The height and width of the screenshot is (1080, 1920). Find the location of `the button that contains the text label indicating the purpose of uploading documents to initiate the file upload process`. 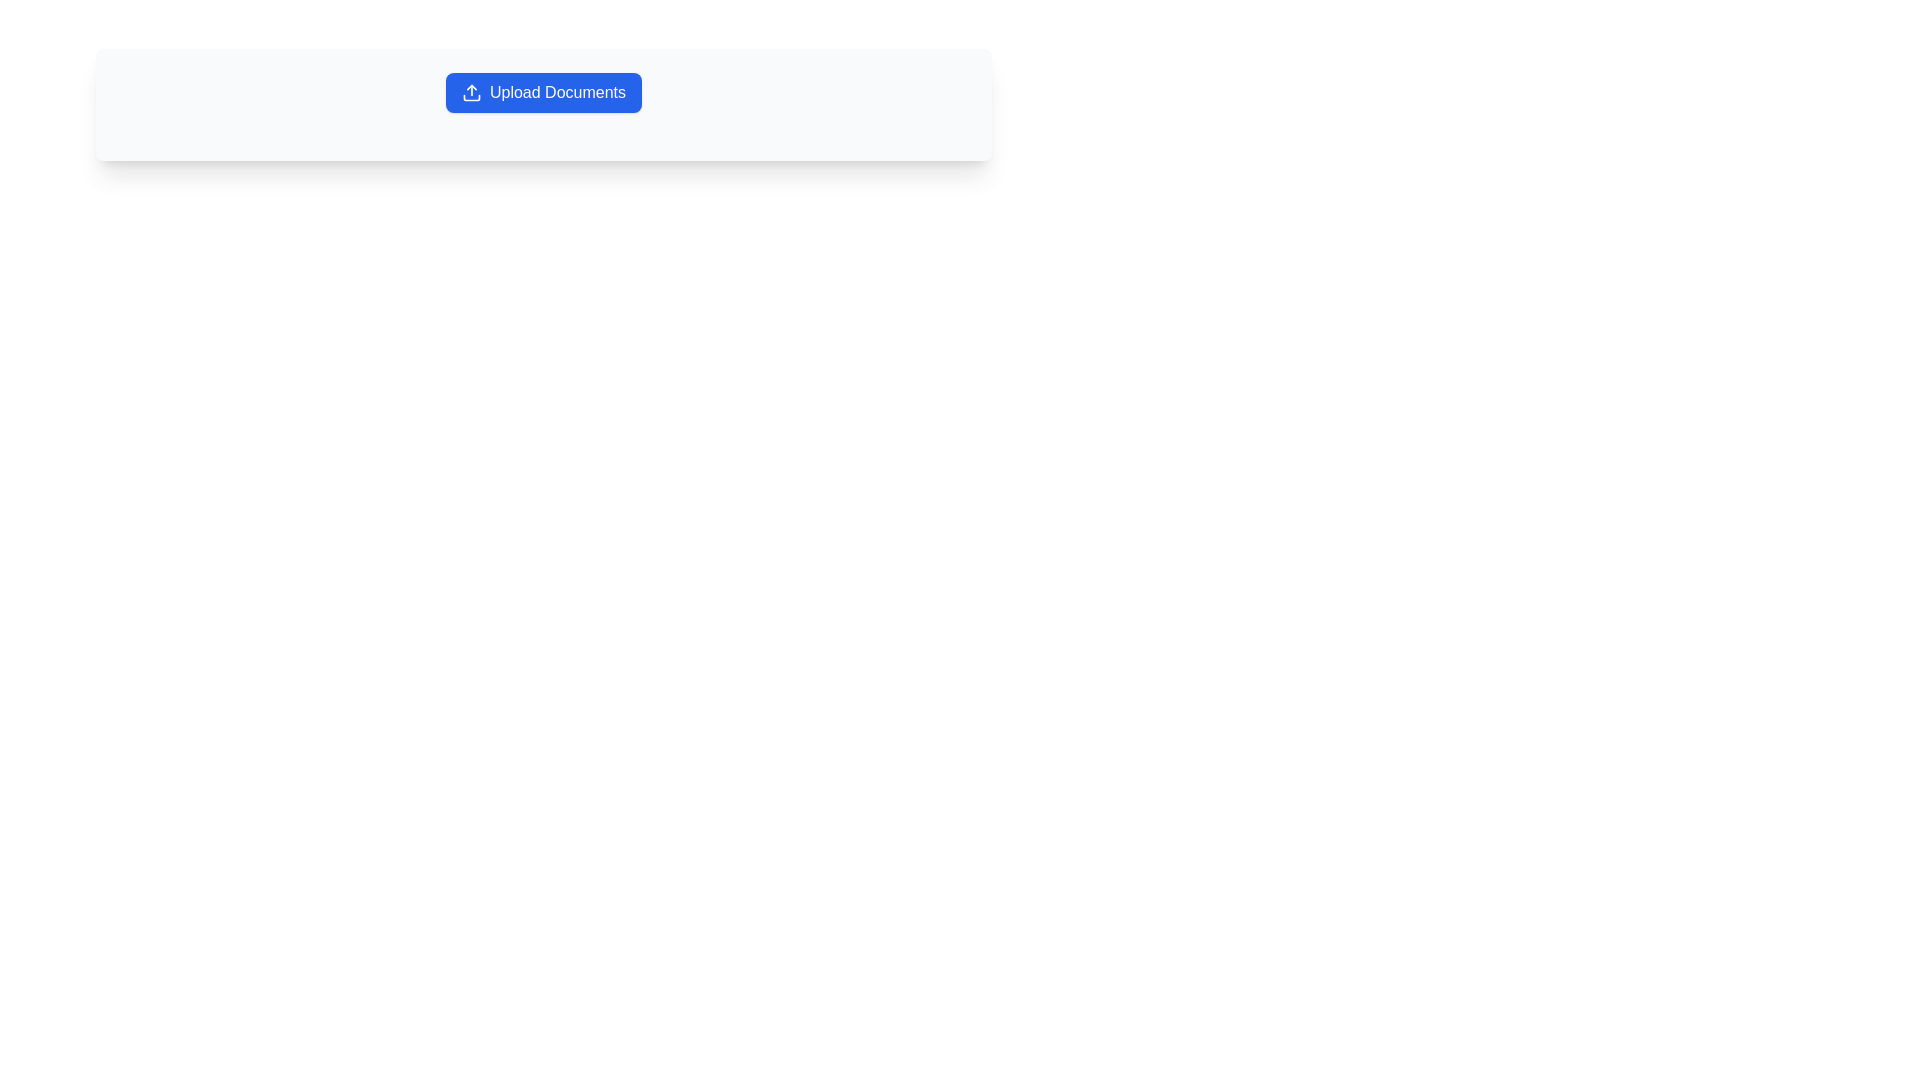

the button that contains the text label indicating the purpose of uploading documents to initiate the file upload process is located at coordinates (557, 92).